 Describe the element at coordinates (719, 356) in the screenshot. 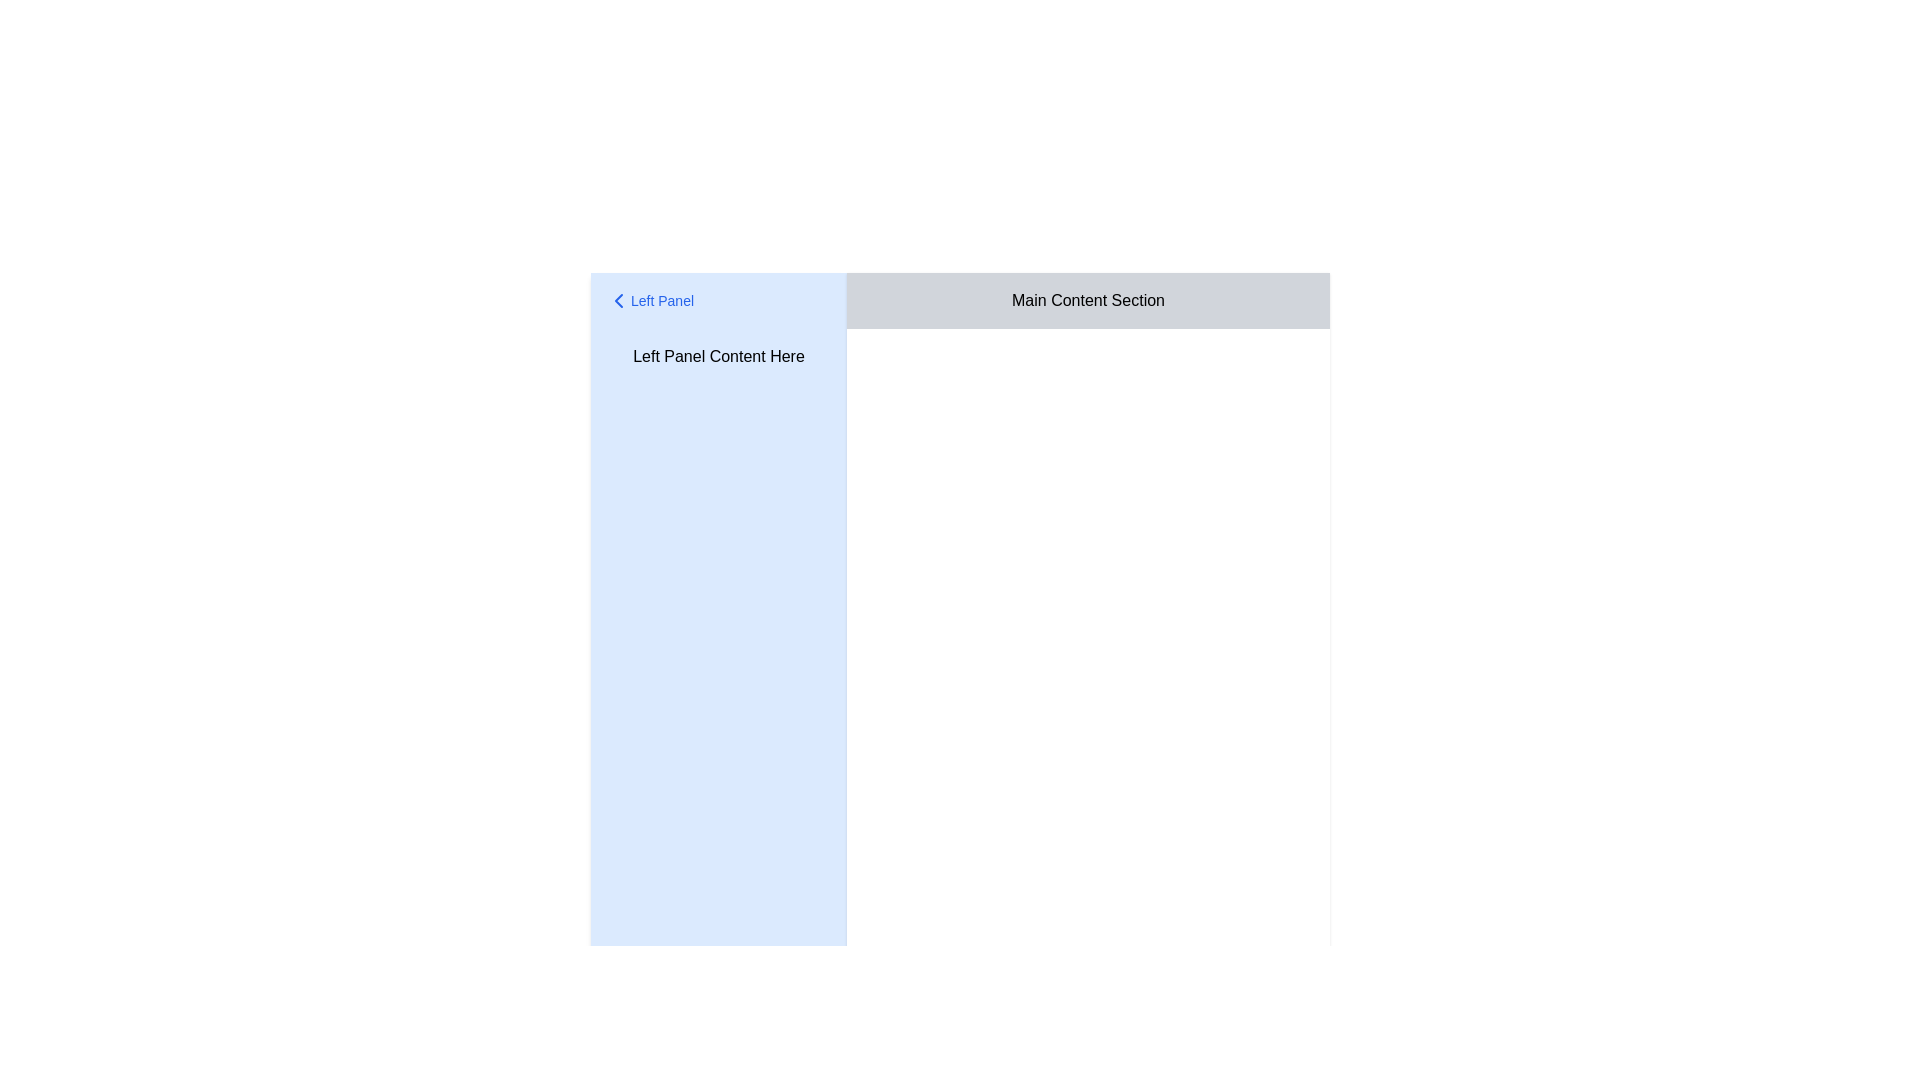

I see `the descriptive Text Label located in the left-hand panel, positioned below the 'Left Panel' label and chevron icon` at that location.